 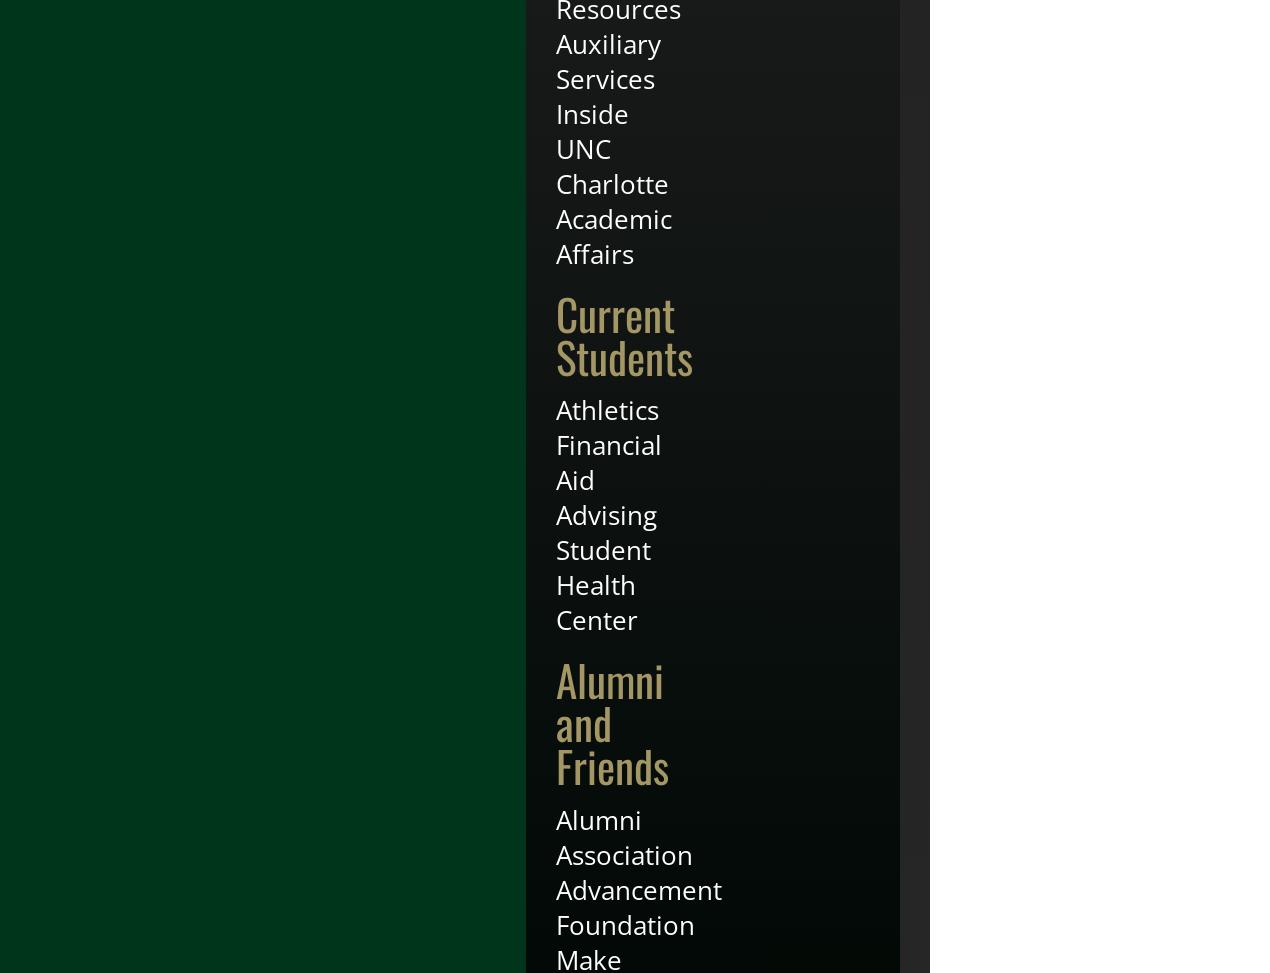 What do you see at coordinates (606, 513) in the screenshot?
I see `'Advising'` at bounding box center [606, 513].